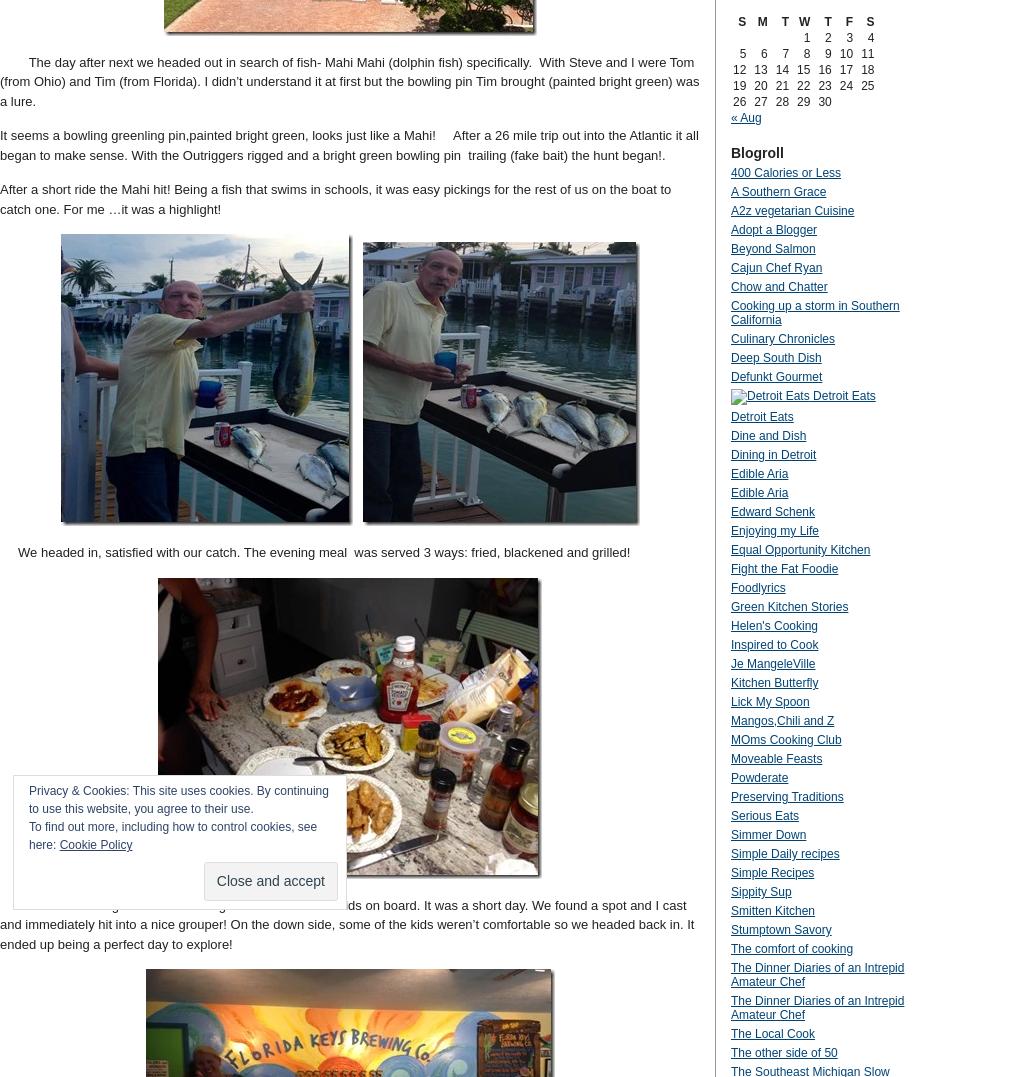 The image size is (1028, 1077). I want to click on '29', so click(797, 100).